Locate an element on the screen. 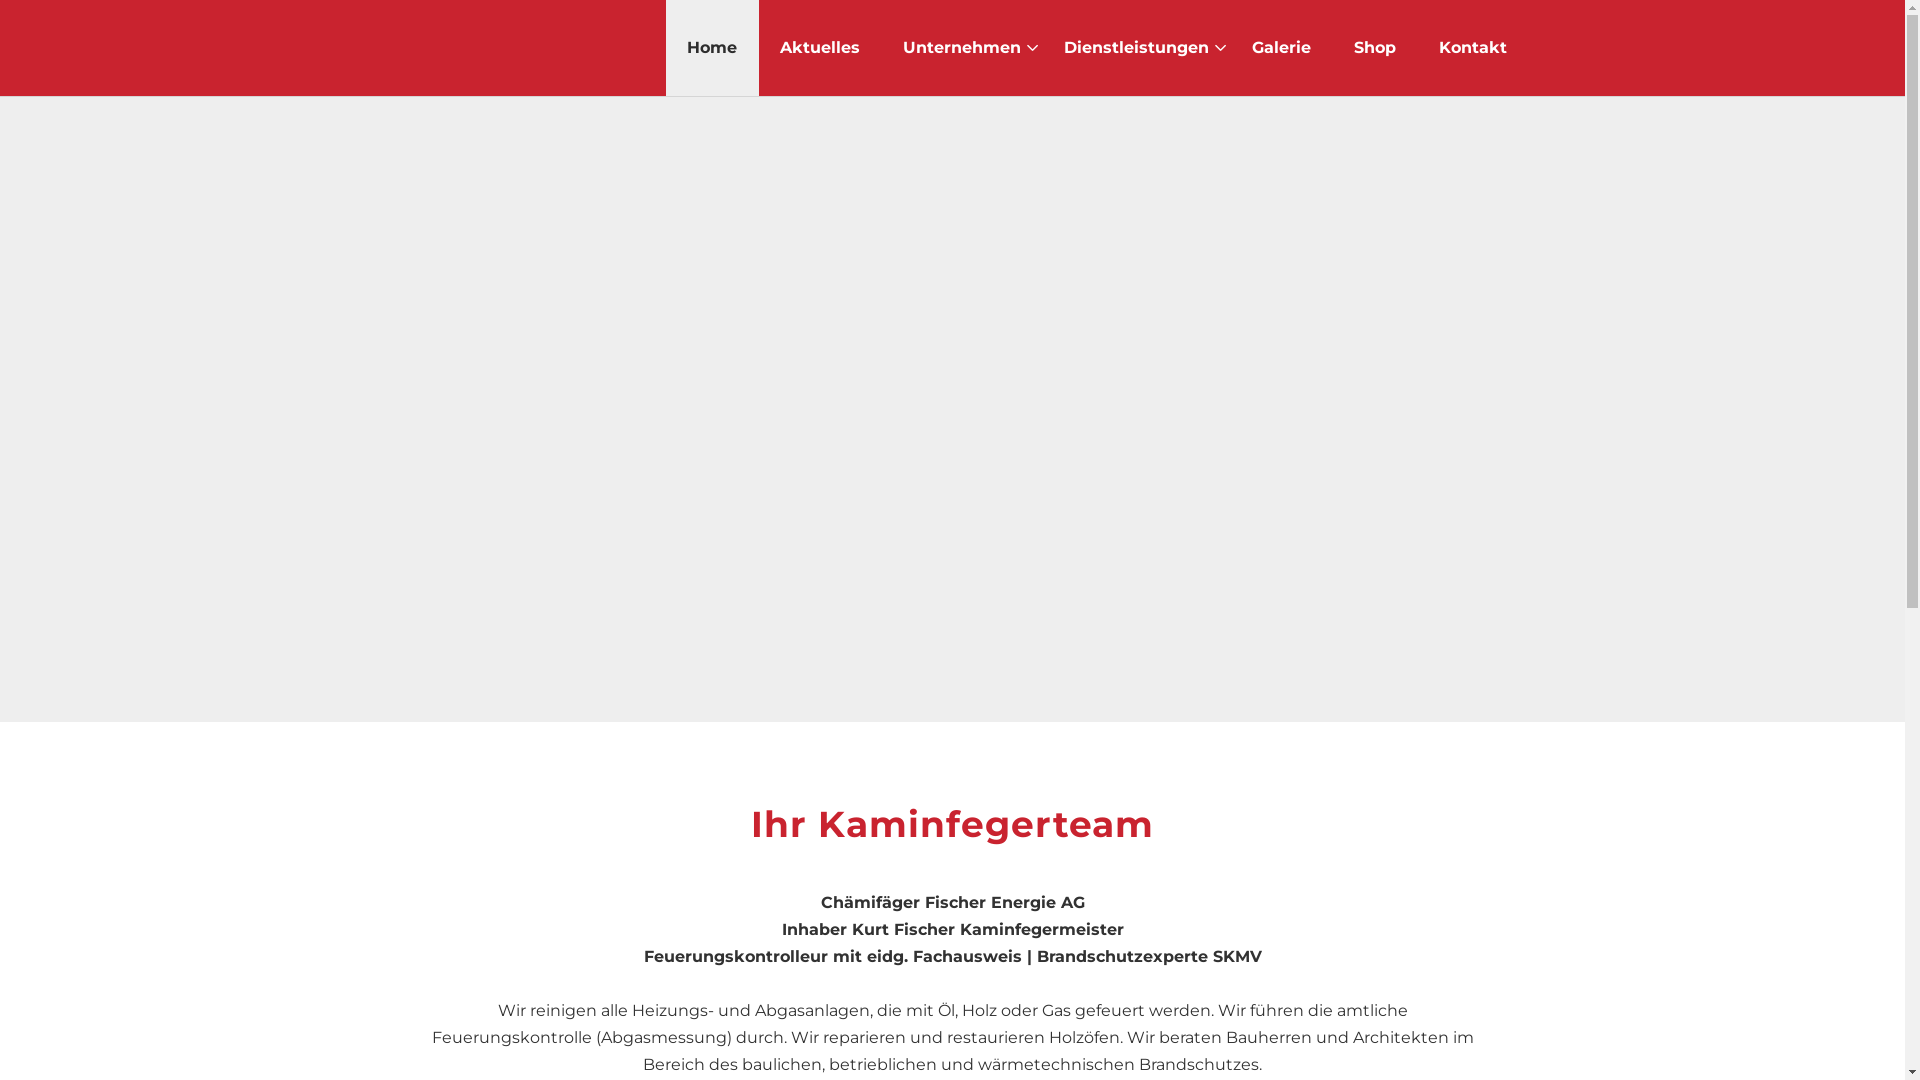 This screenshot has width=1920, height=1080. 'Aktuelles' is located at coordinates (778, 46).